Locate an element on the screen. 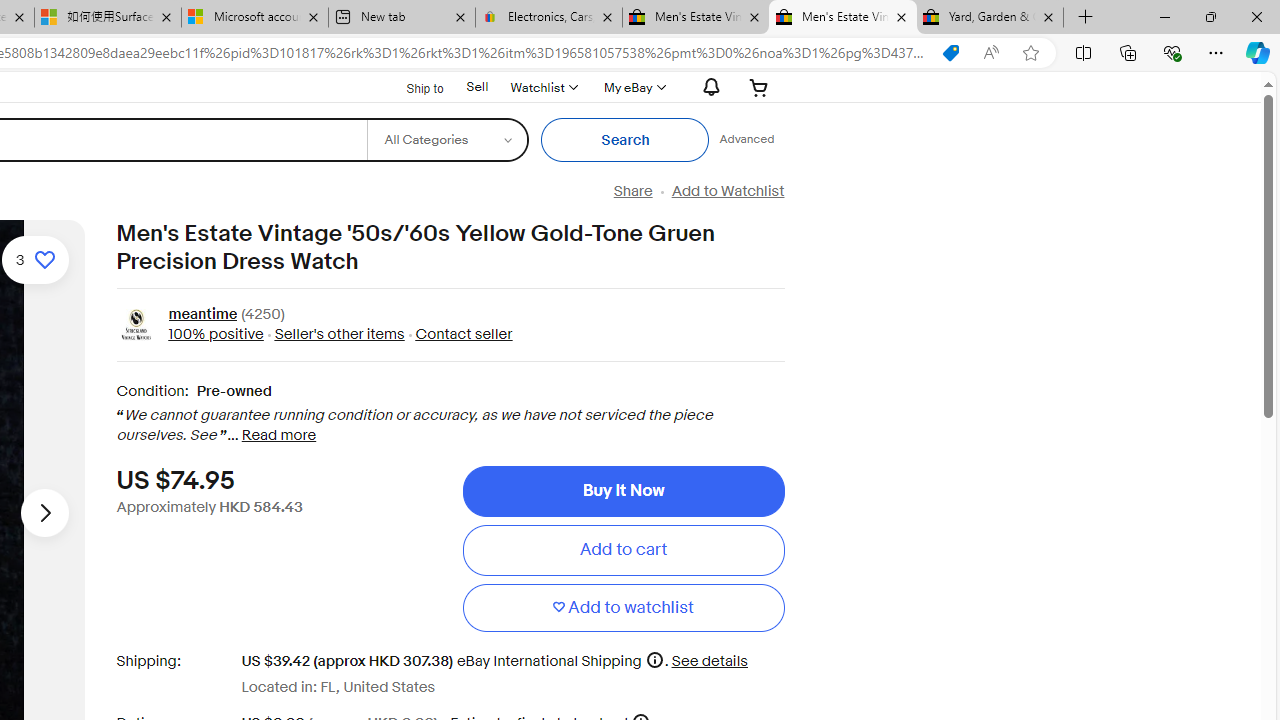 This screenshot has width=1280, height=720. 'Read more about condition' is located at coordinates (278, 434).